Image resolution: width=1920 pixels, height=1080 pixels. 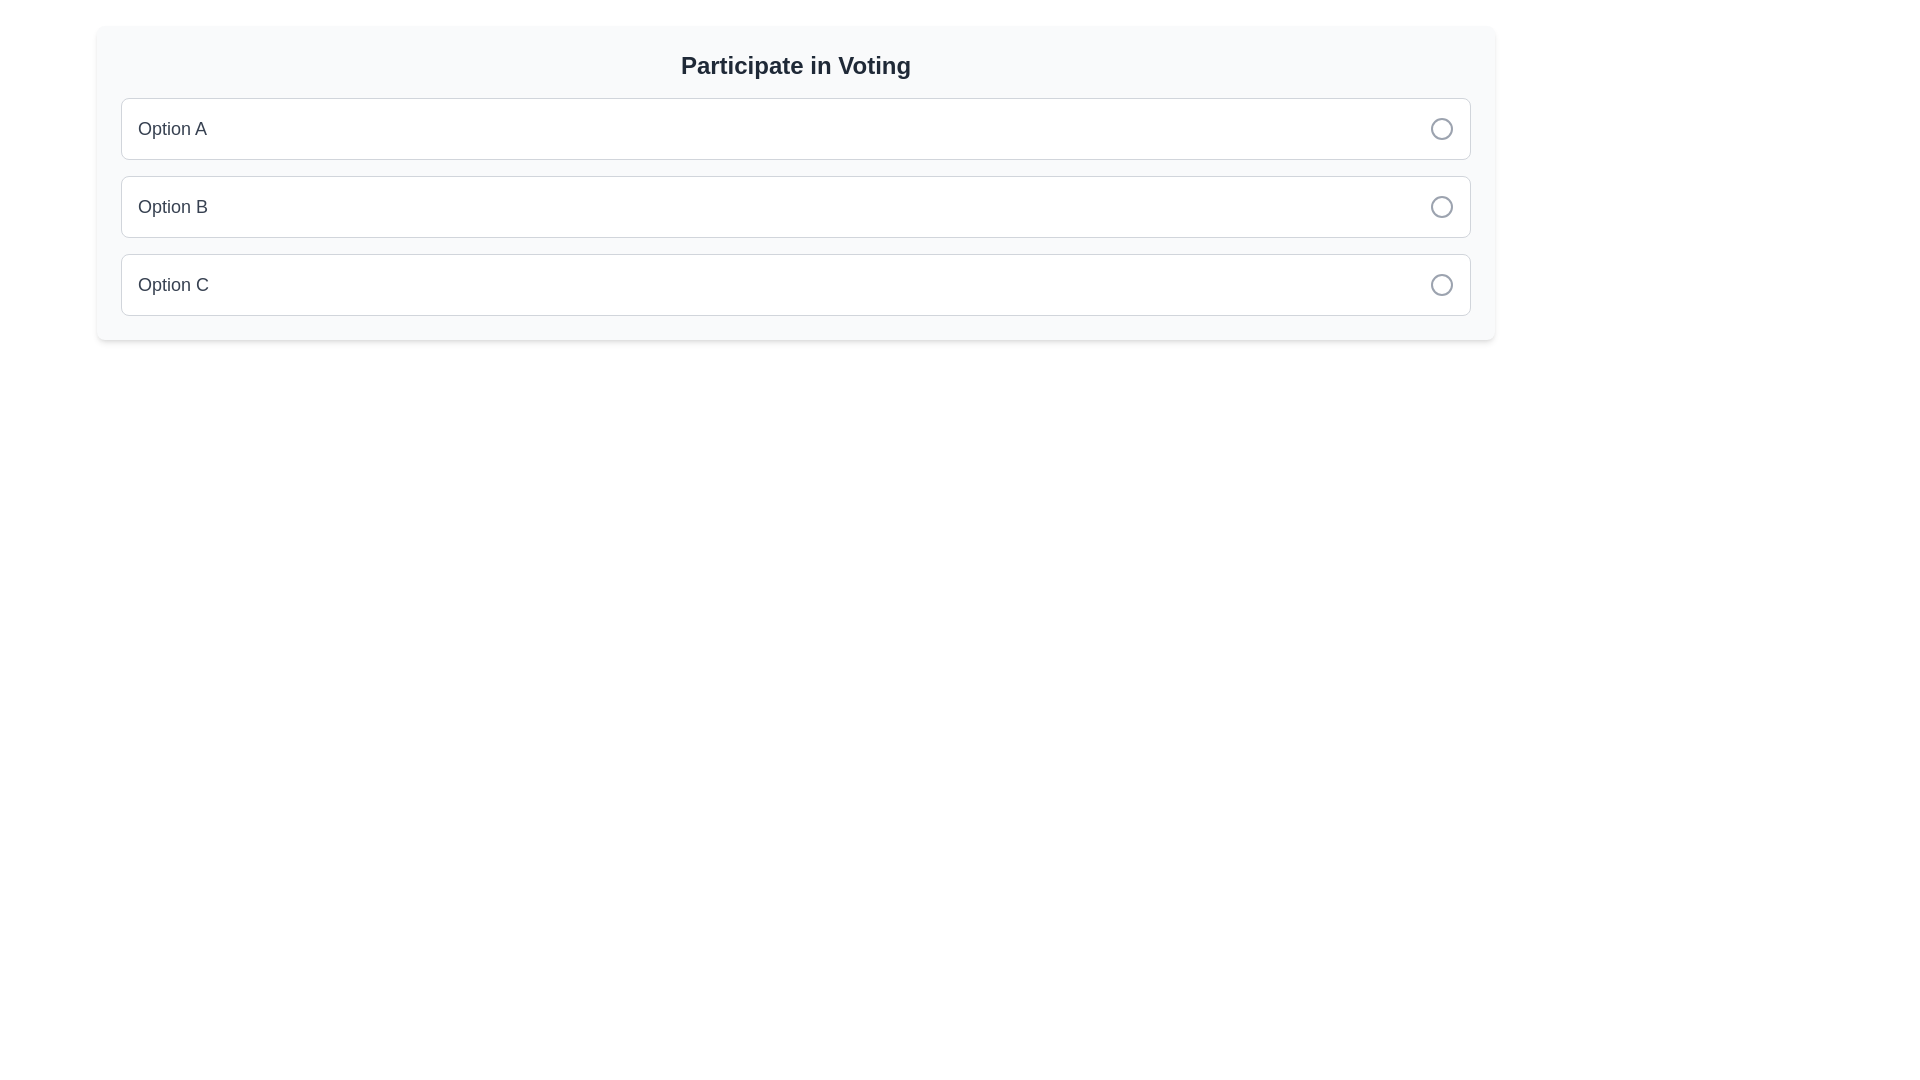 What do you see at coordinates (1441, 207) in the screenshot?
I see `the gray circle with a radius of 10 units within the SVG component, representing 'Option B' in the voting form` at bounding box center [1441, 207].